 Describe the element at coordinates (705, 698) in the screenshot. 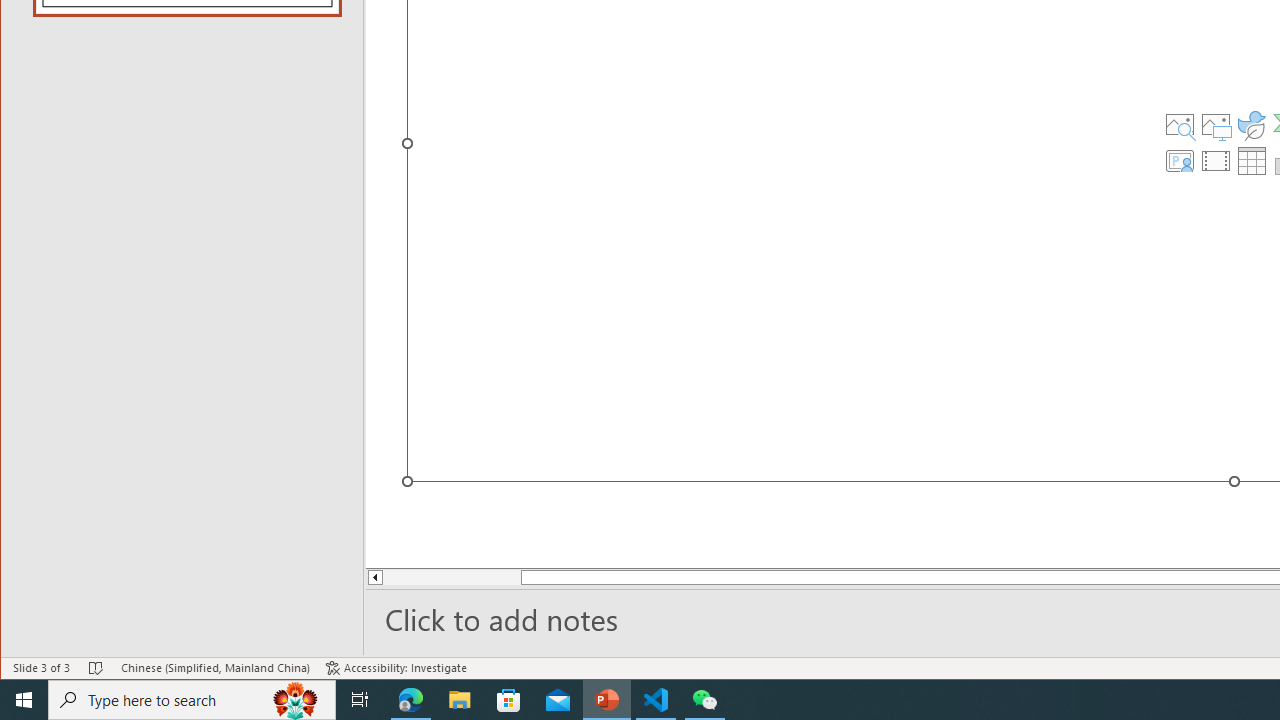

I see `'WeChat - 1 running window'` at that location.